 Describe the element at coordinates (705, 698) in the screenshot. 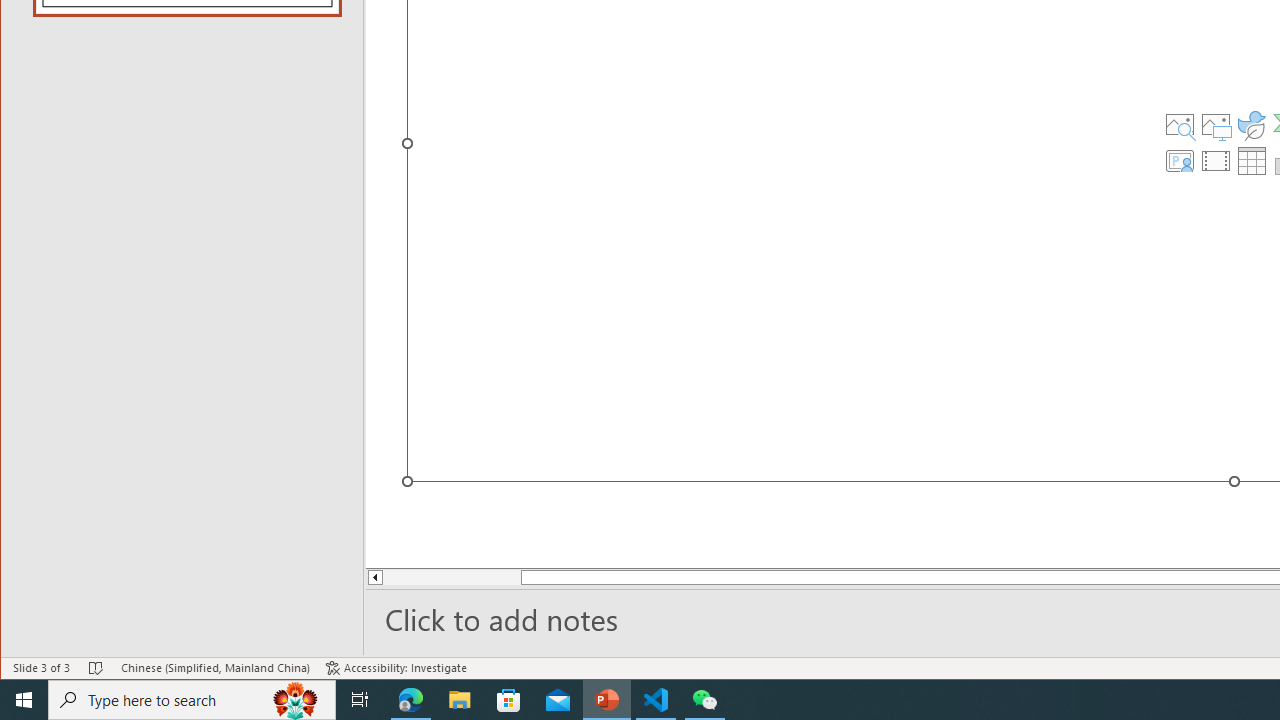

I see `'WeChat - 1 running window'` at that location.